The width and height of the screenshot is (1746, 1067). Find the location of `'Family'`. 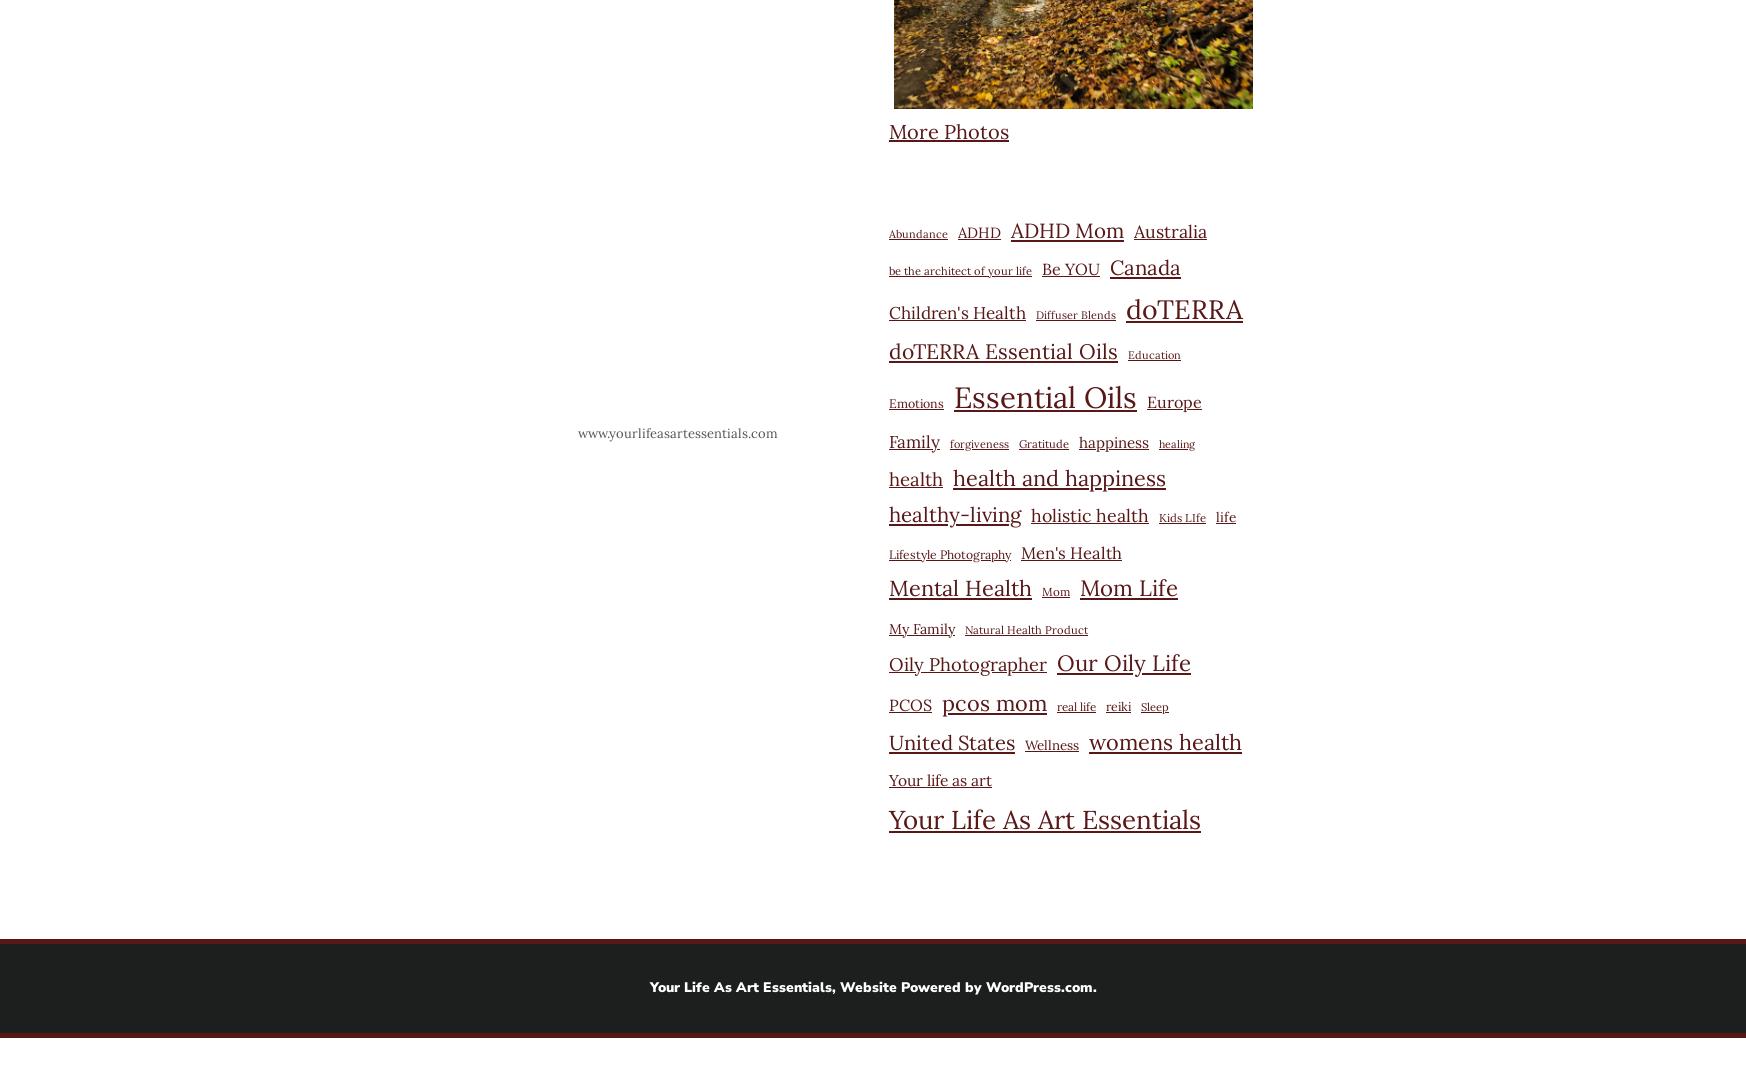

'Family' is located at coordinates (913, 440).